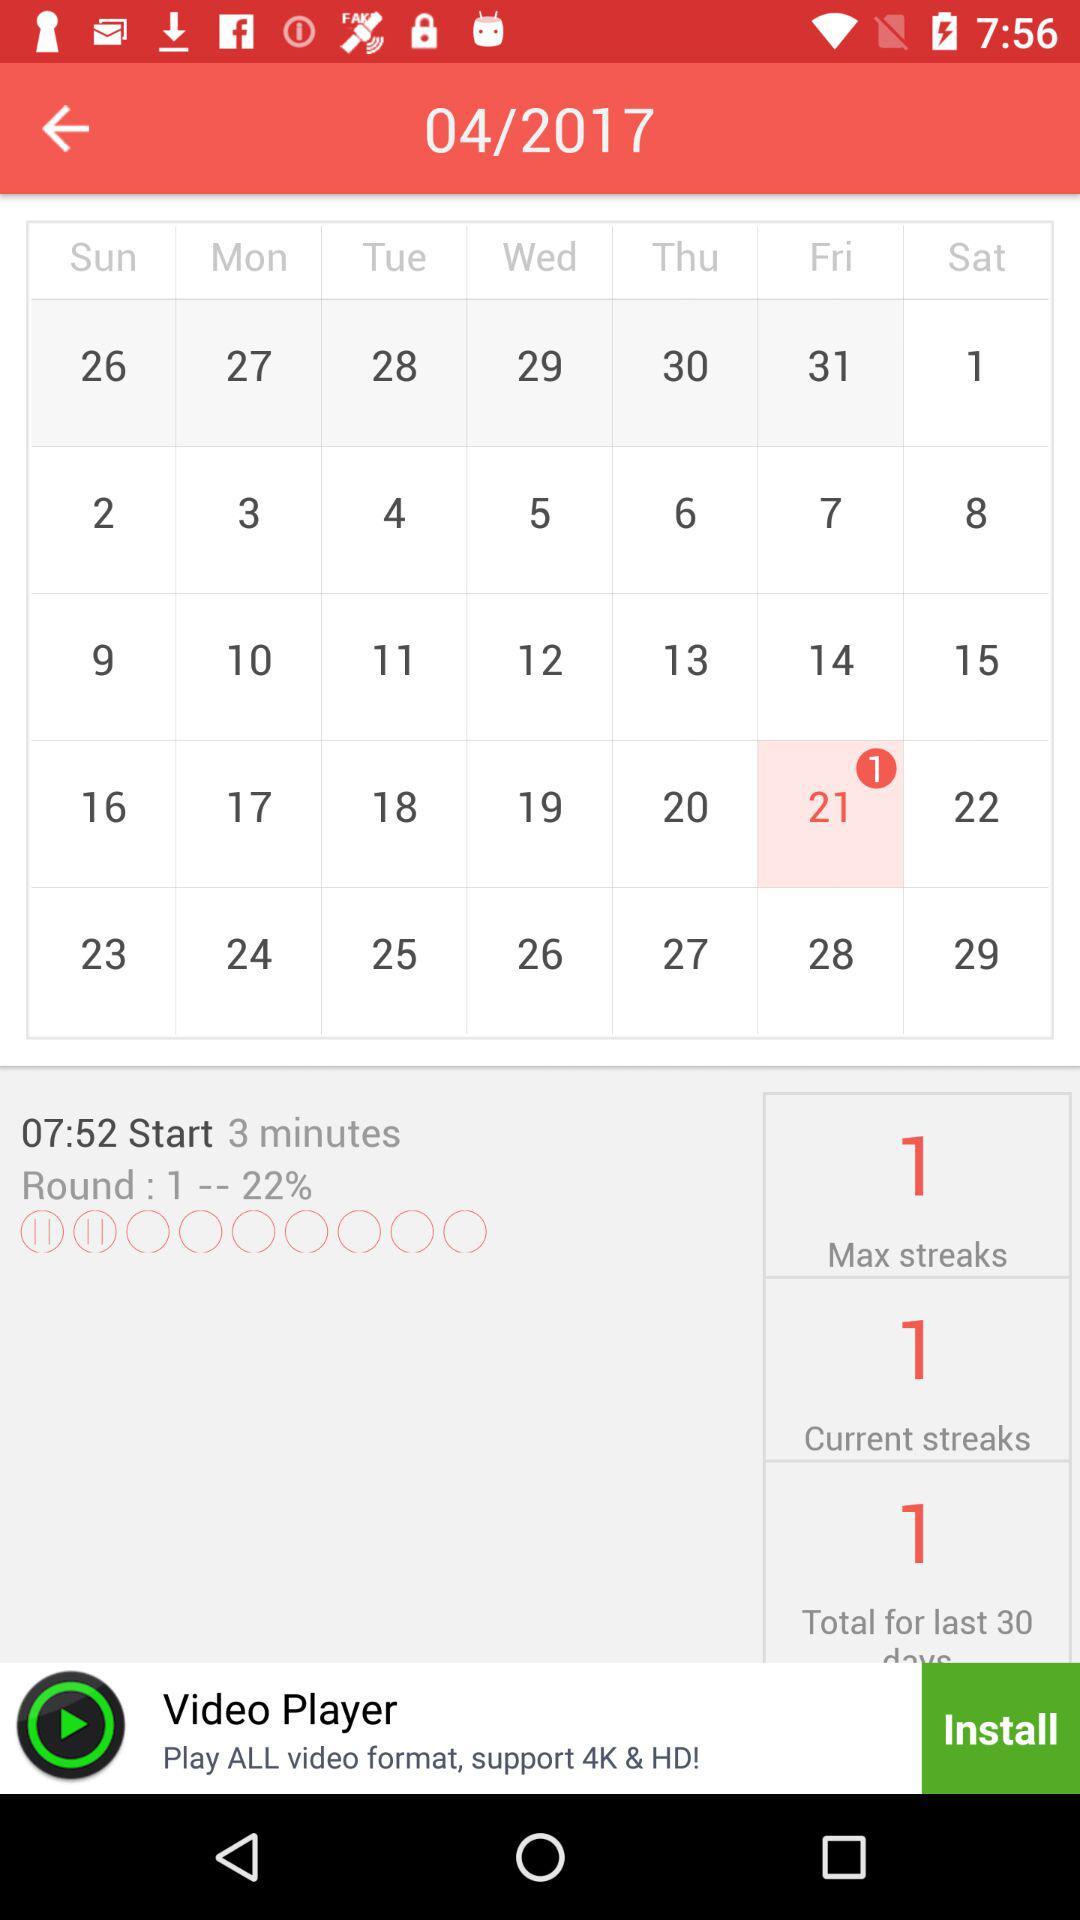  What do you see at coordinates (314, 1131) in the screenshot?
I see `the 3 minutes icon` at bounding box center [314, 1131].